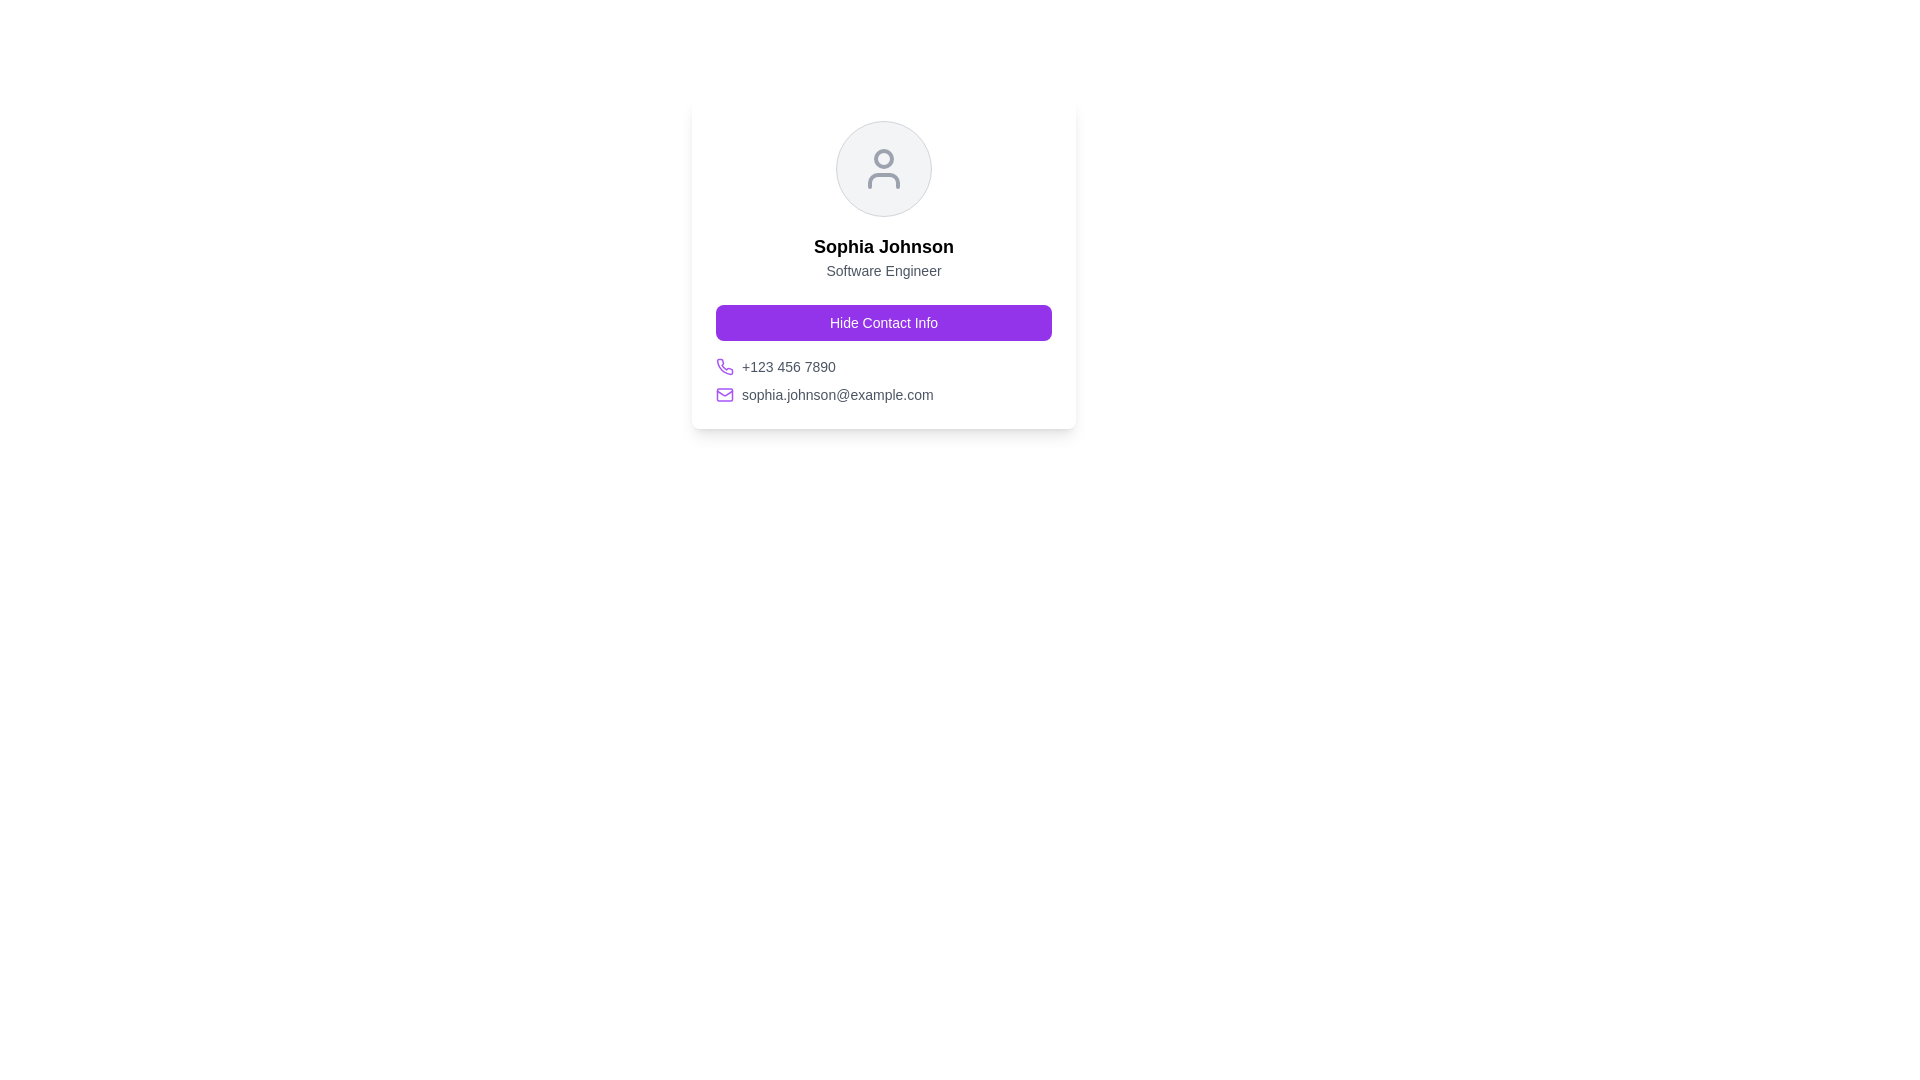  What do you see at coordinates (723, 394) in the screenshot?
I see `the purple mail icon located to the left of the email address 'sophia.johnson@example.com' in the lower-left corner of the card layout` at bounding box center [723, 394].